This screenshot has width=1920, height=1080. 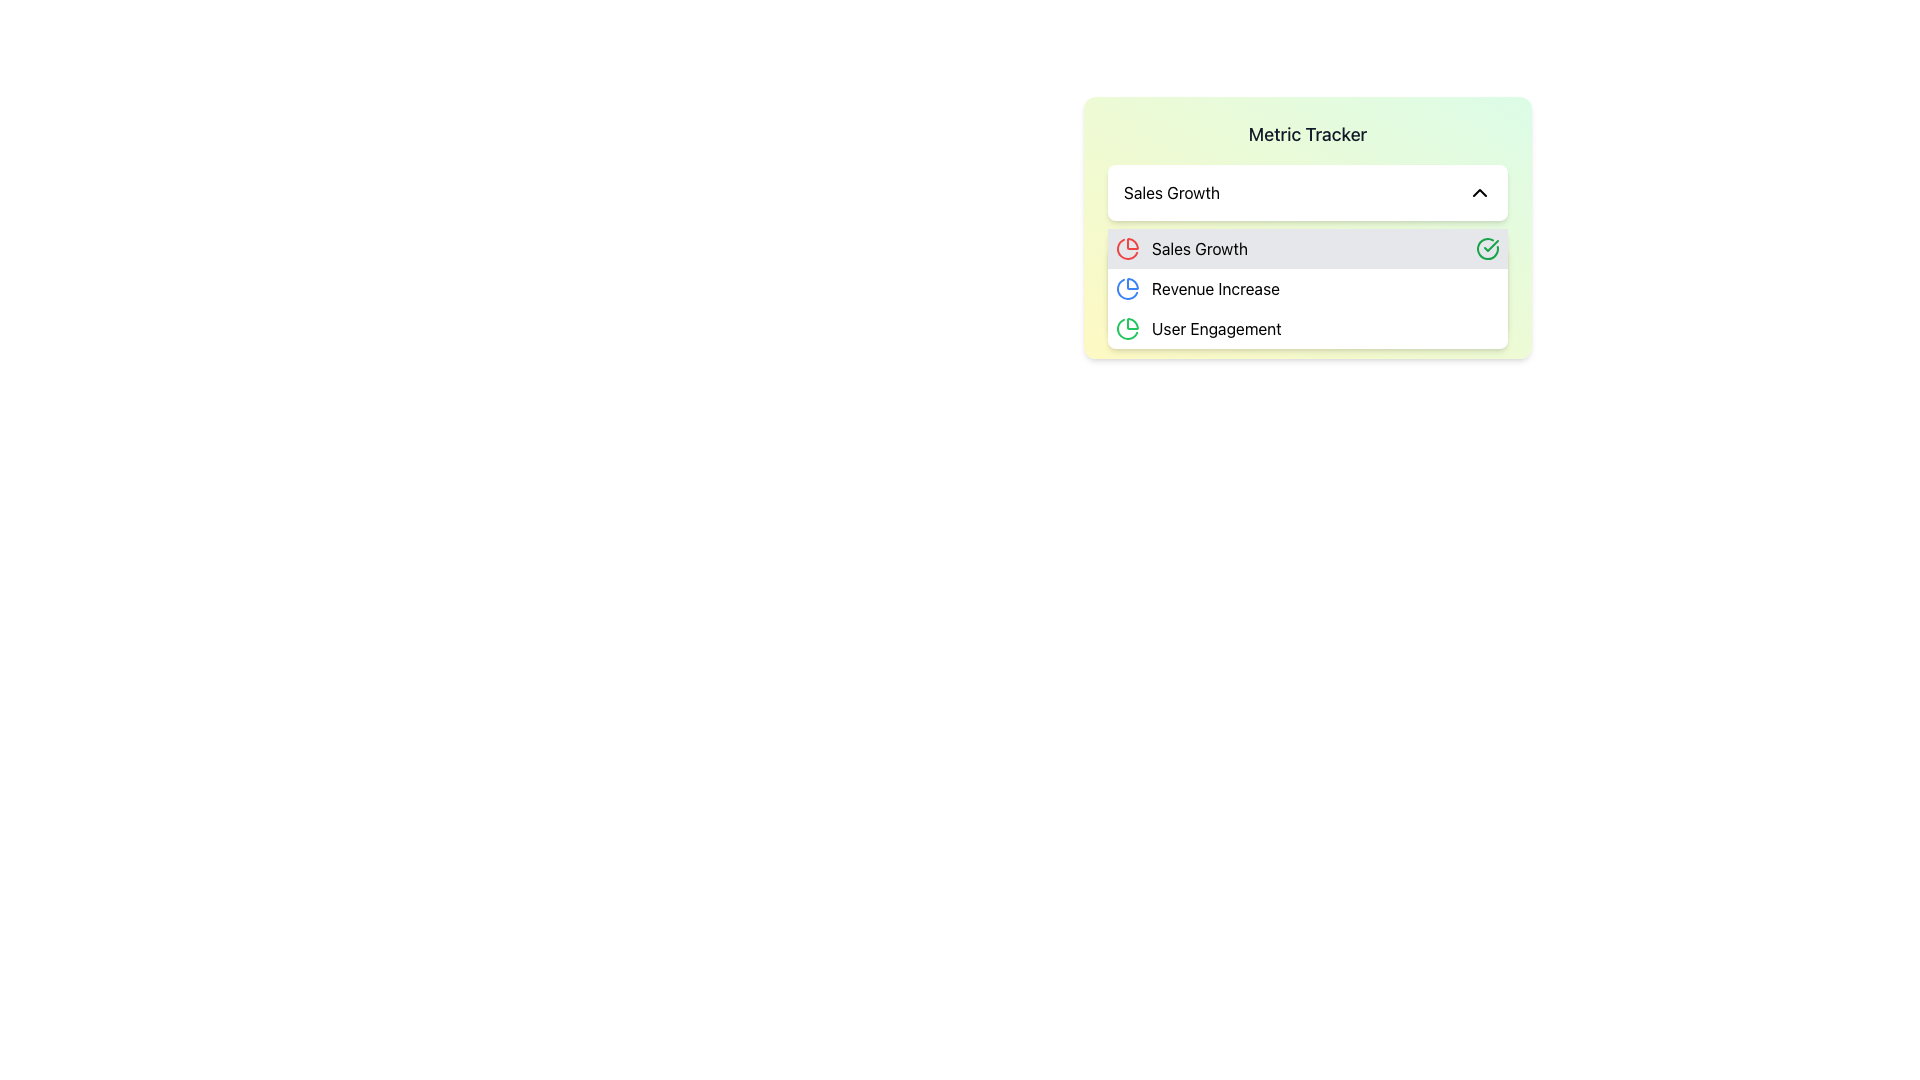 I want to click on the circular green checkmark icon located at the right end of the 'Sales Growth' row in the 'Metric Tracker' dropdown list, so click(x=1488, y=248).